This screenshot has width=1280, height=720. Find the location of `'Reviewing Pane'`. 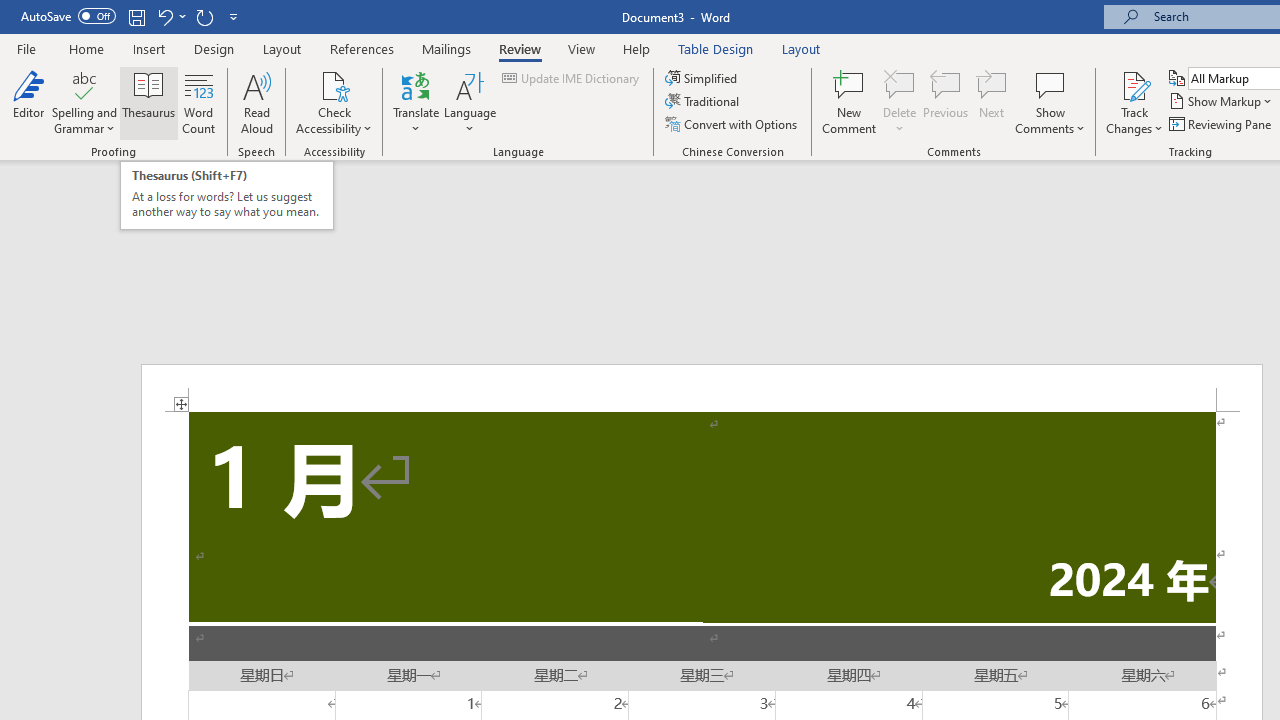

'Reviewing Pane' is located at coordinates (1220, 124).